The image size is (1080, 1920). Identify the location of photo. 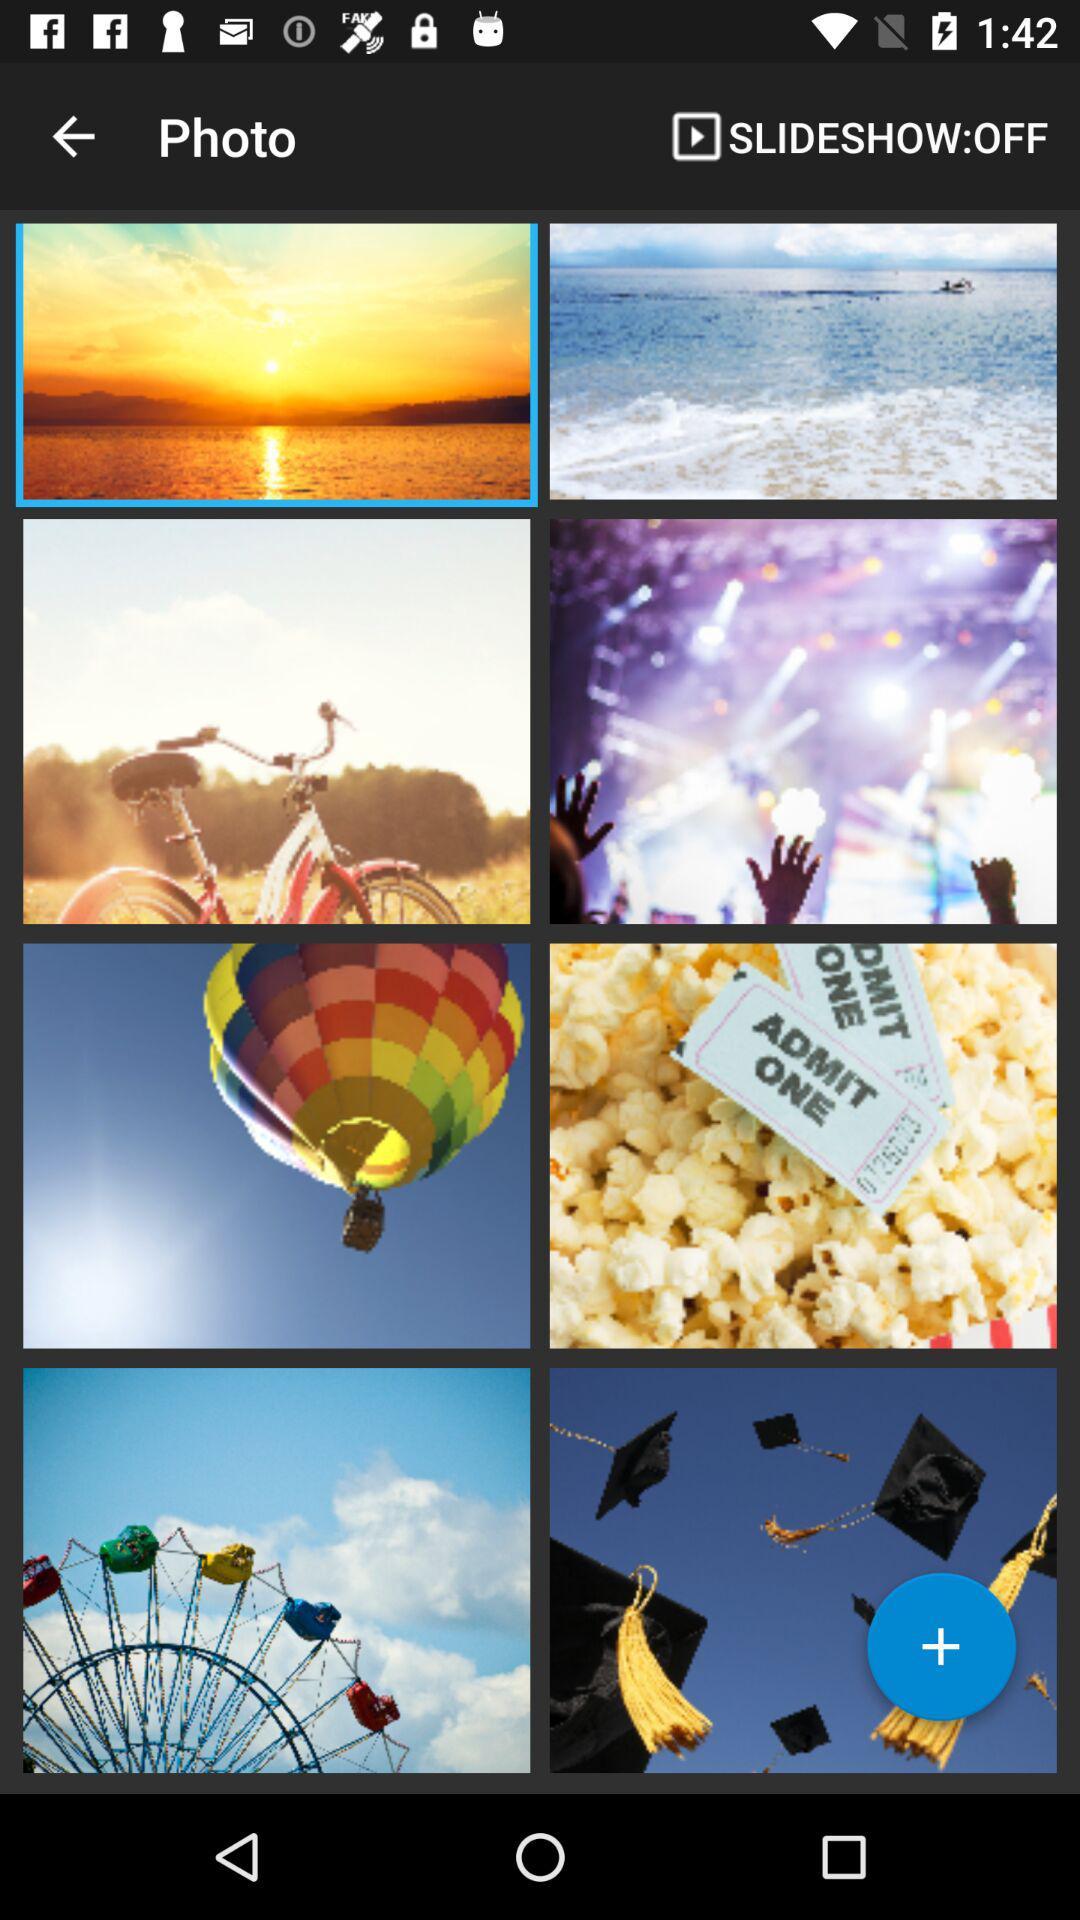
(276, 1143).